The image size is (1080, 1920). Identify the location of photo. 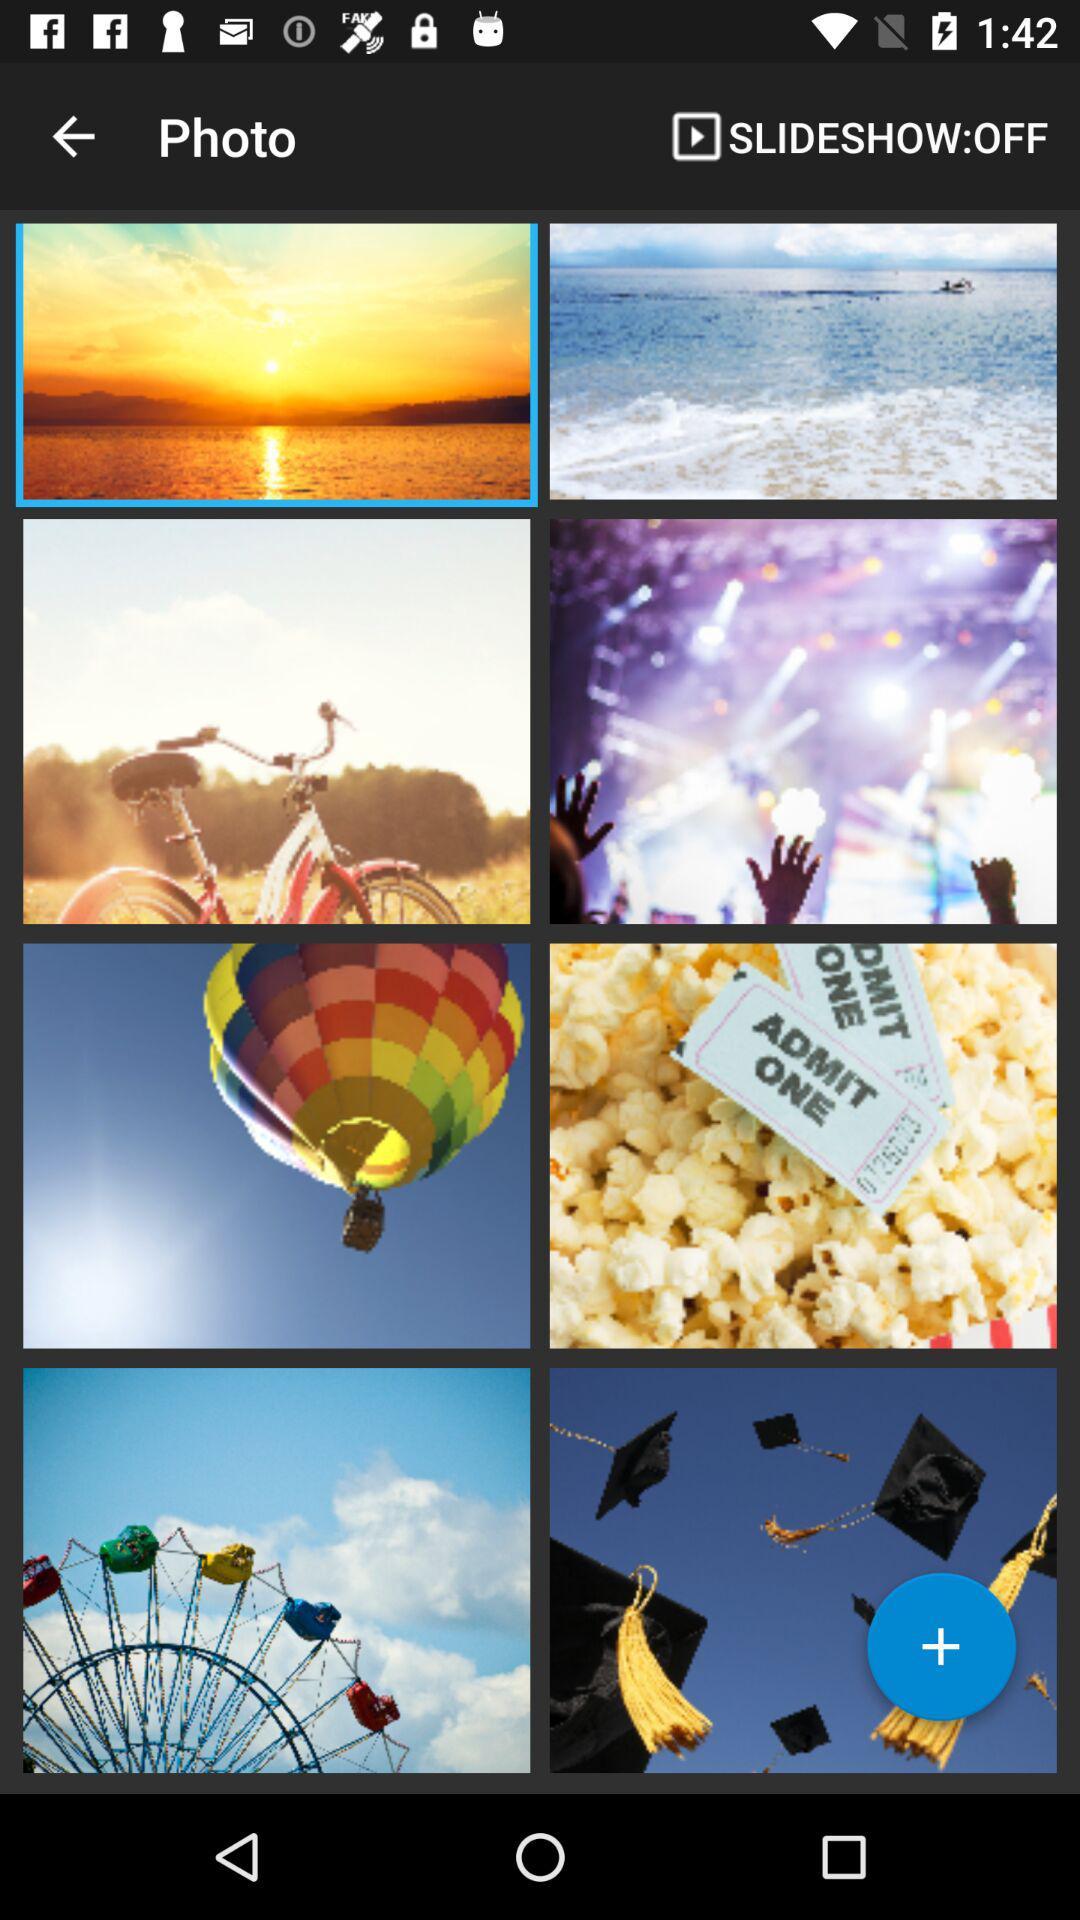
(276, 1143).